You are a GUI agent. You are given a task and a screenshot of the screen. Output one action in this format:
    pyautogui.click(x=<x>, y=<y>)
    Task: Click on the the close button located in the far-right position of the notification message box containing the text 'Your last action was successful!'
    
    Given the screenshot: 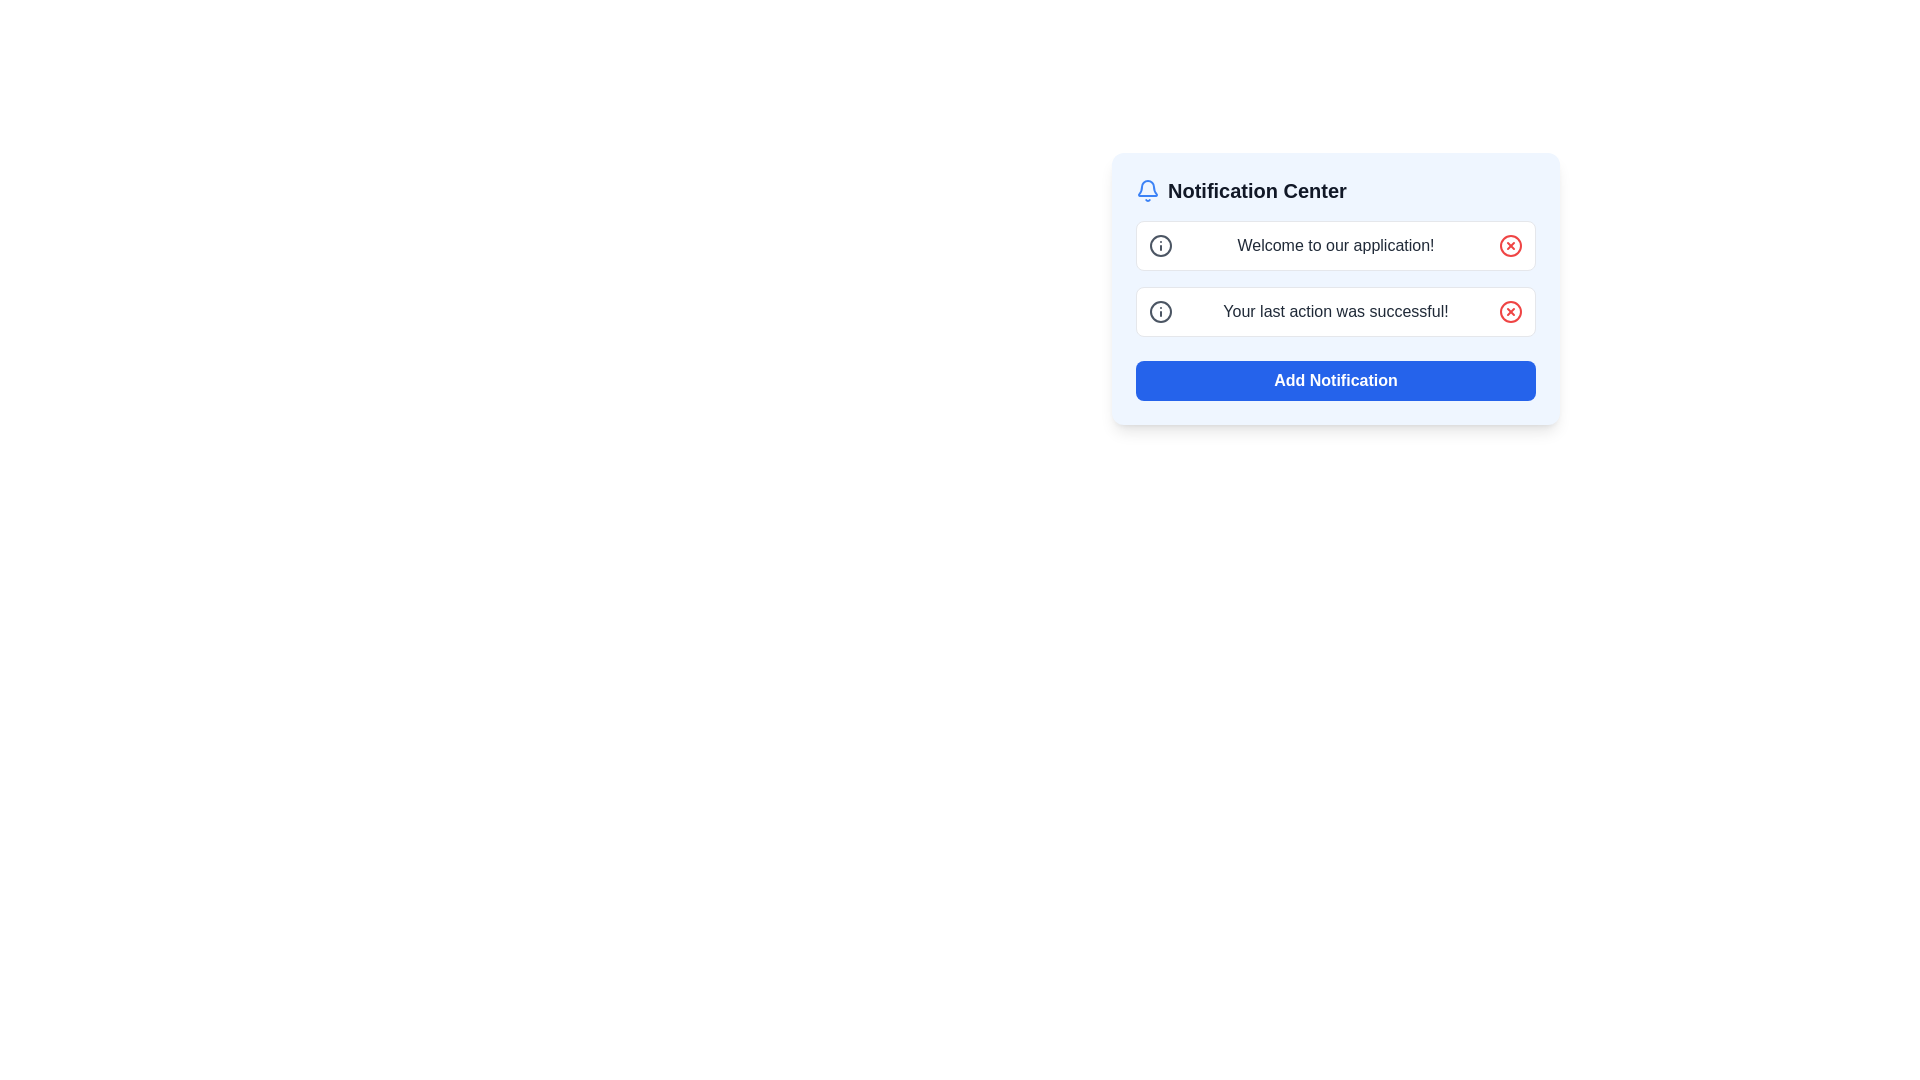 What is the action you would take?
    pyautogui.click(x=1511, y=312)
    